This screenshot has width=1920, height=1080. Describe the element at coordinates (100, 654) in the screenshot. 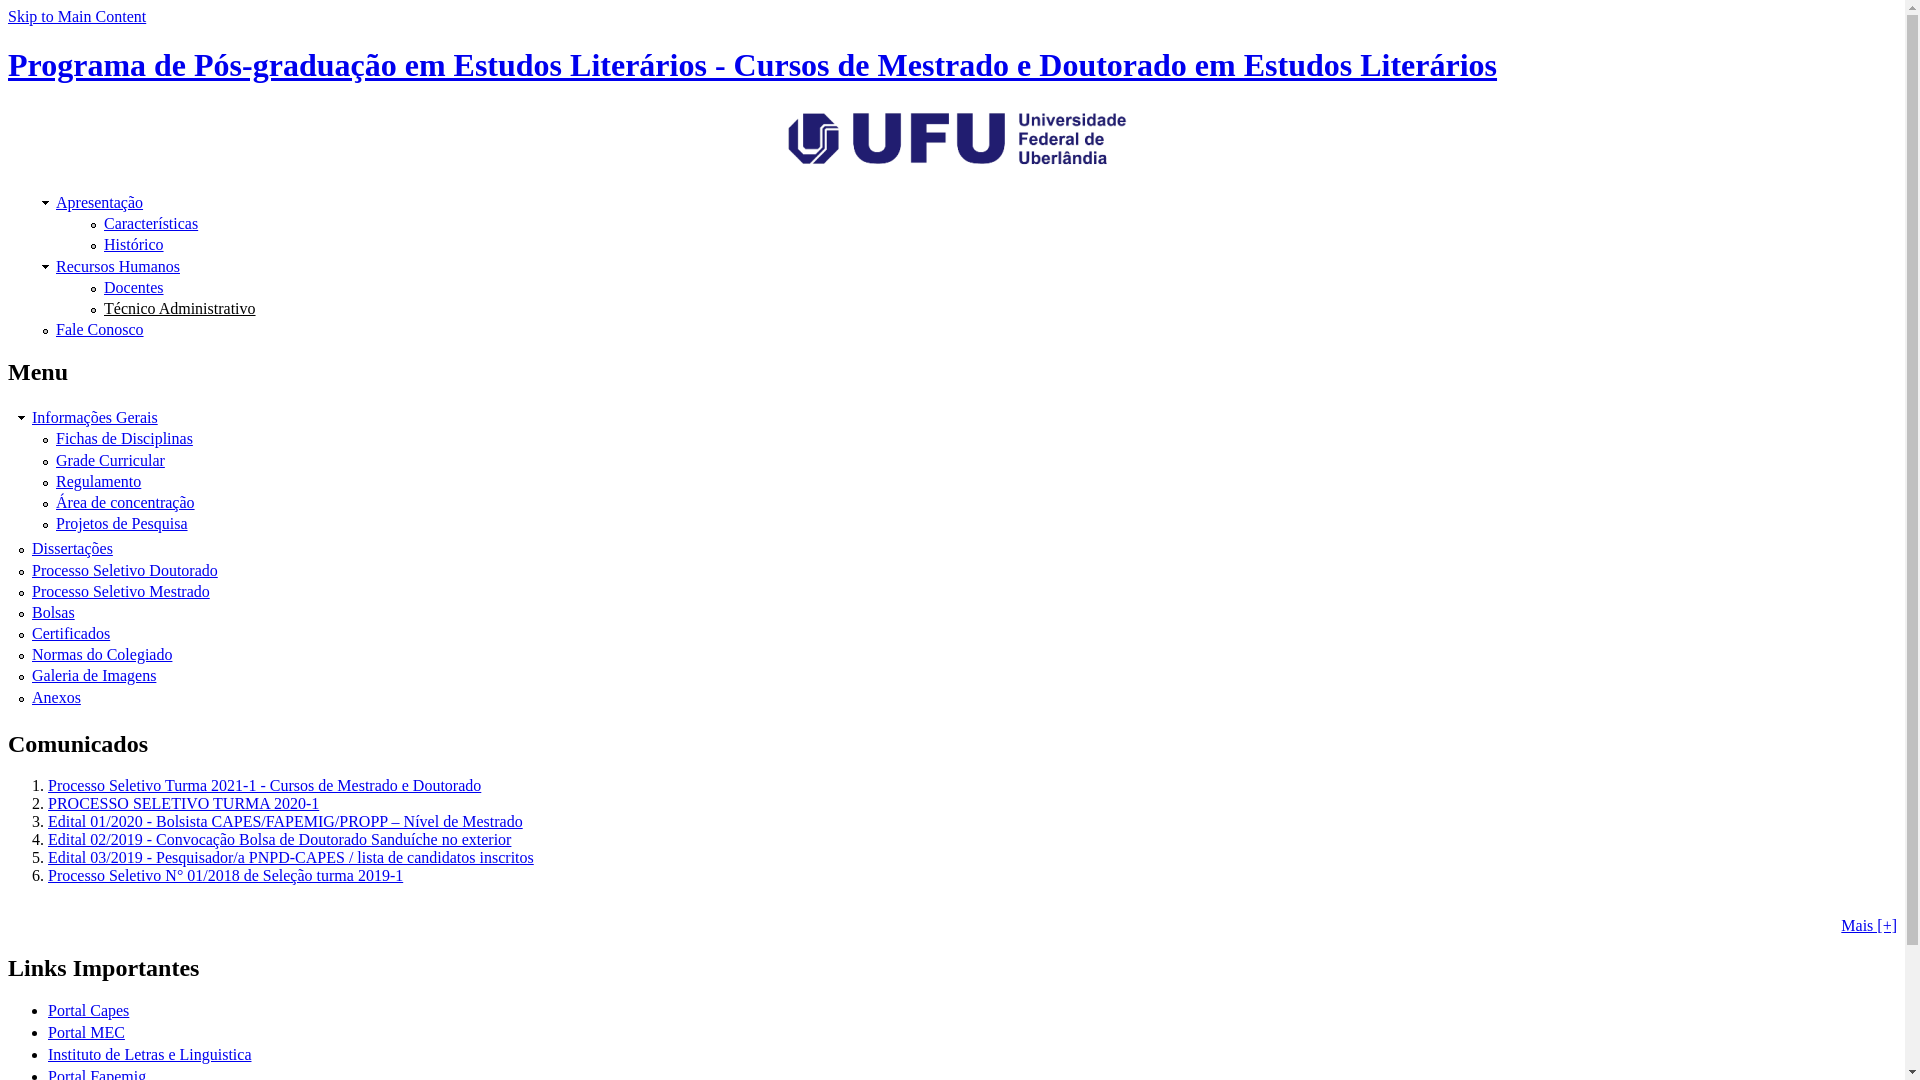

I see `'Normas do Colegiado'` at that location.